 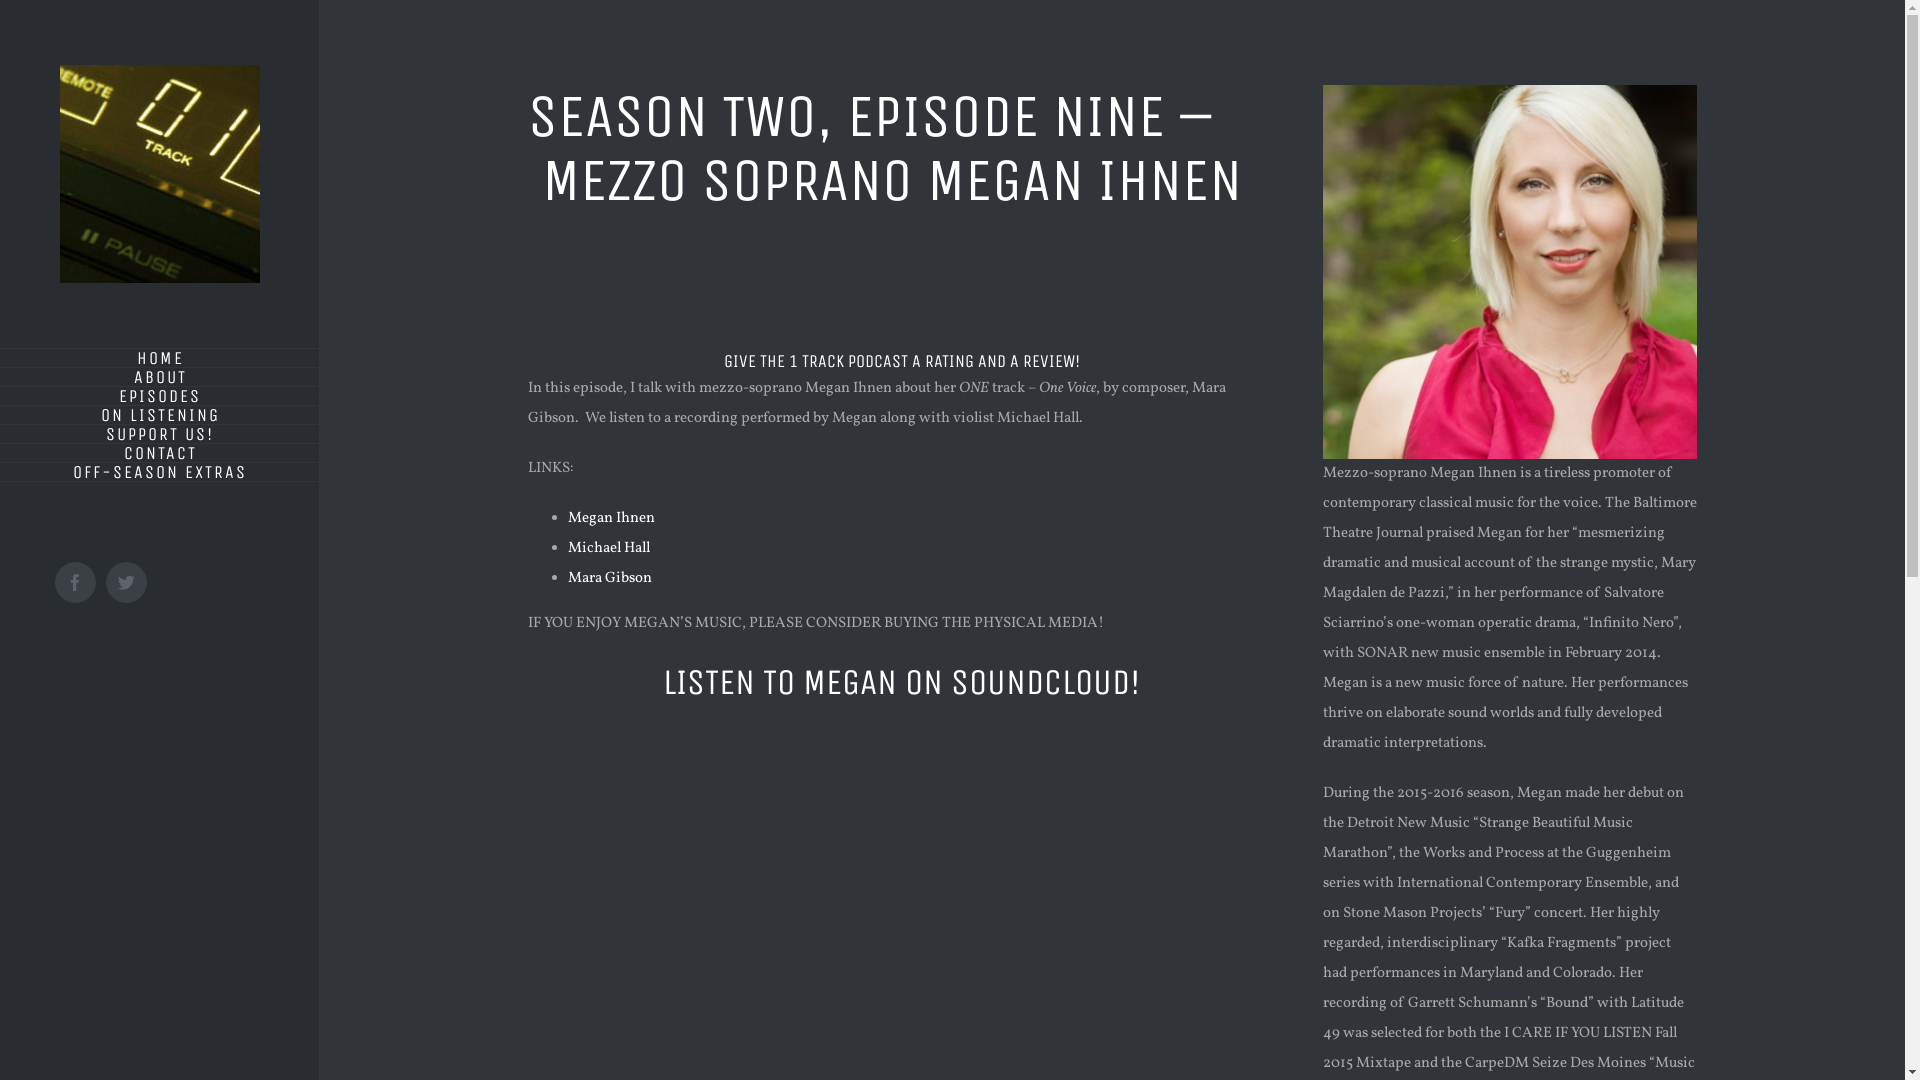 What do you see at coordinates (125, 582) in the screenshot?
I see `'Twitter'` at bounding box center [125, 582].